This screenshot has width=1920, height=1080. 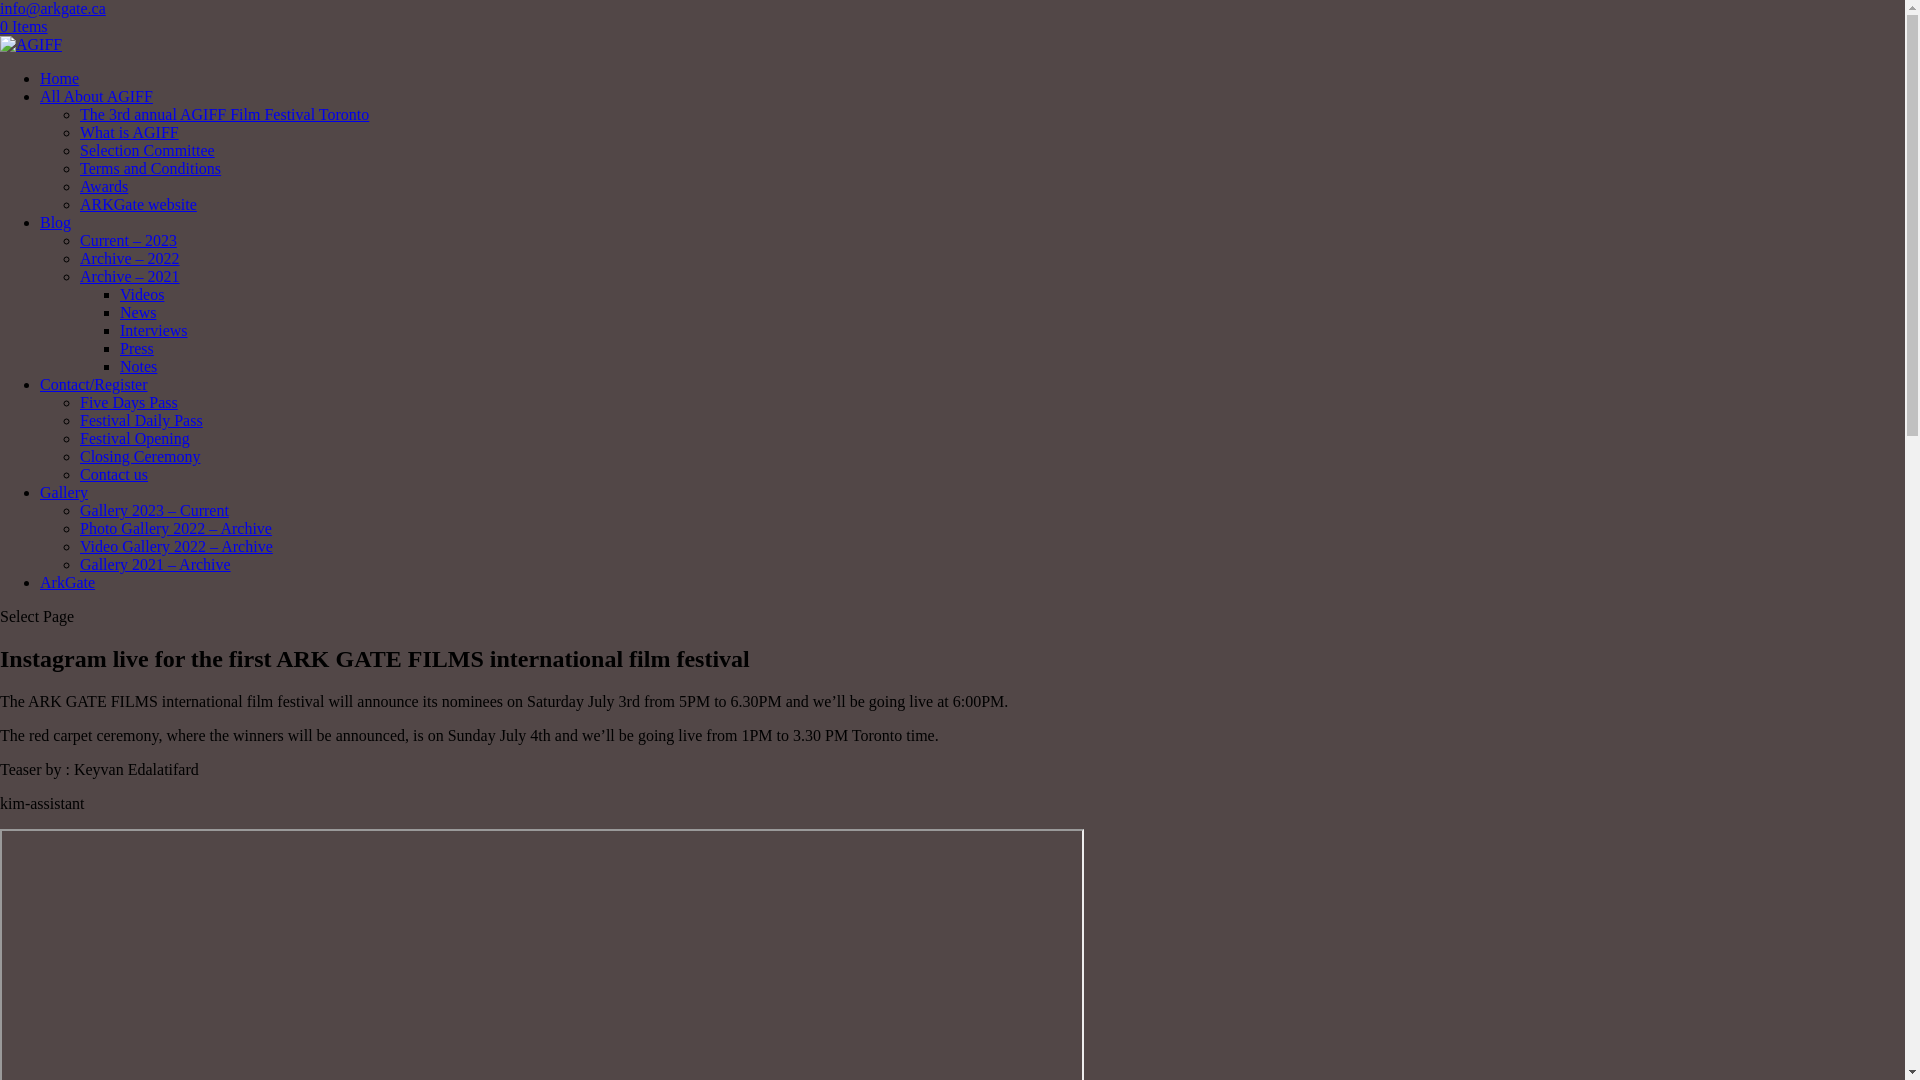 What do you see at coordinates (140, 419) in the screenshot?
I see `'Festival Daily Pass'` at bounding box center [140, 419].